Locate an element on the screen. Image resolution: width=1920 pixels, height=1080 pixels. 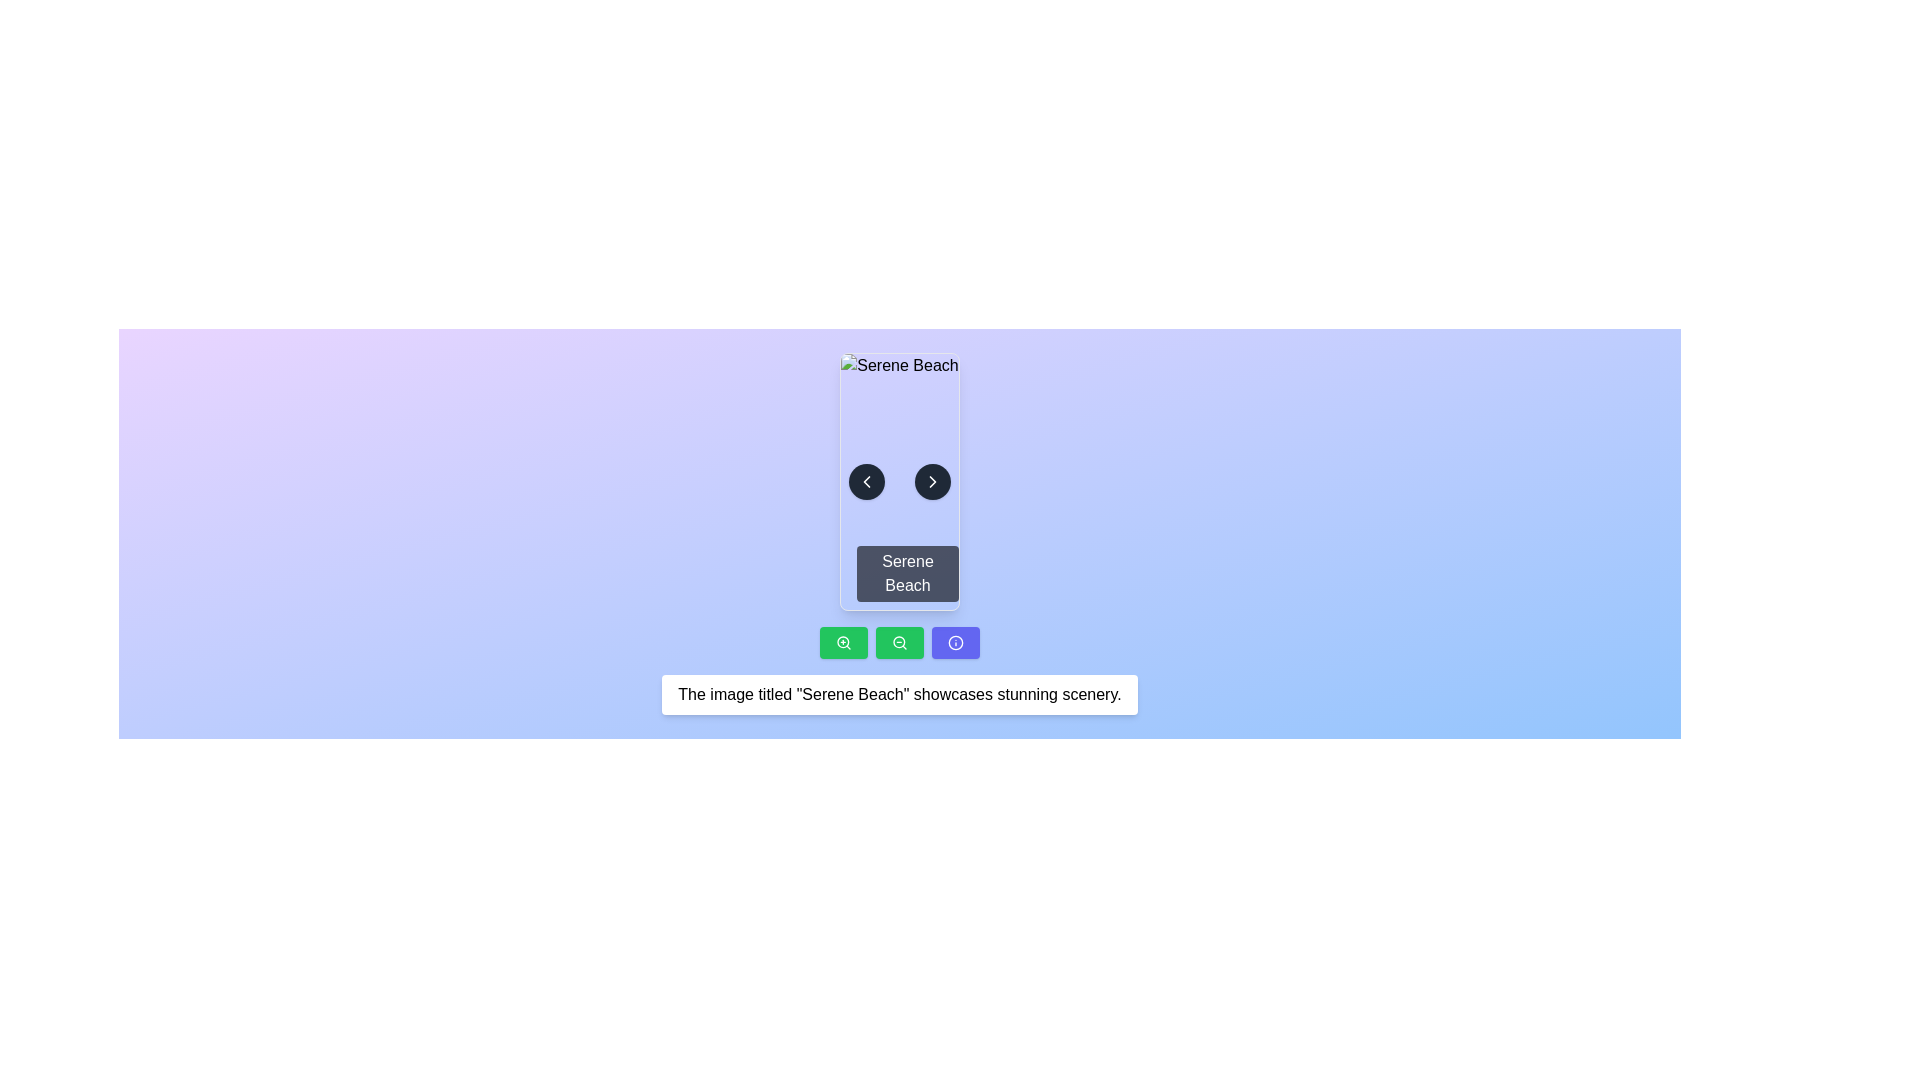
the second button in the row of three buttons, located between a green zoom-in button and a purple info button, to zoom out is located at coordinates (899, 643).